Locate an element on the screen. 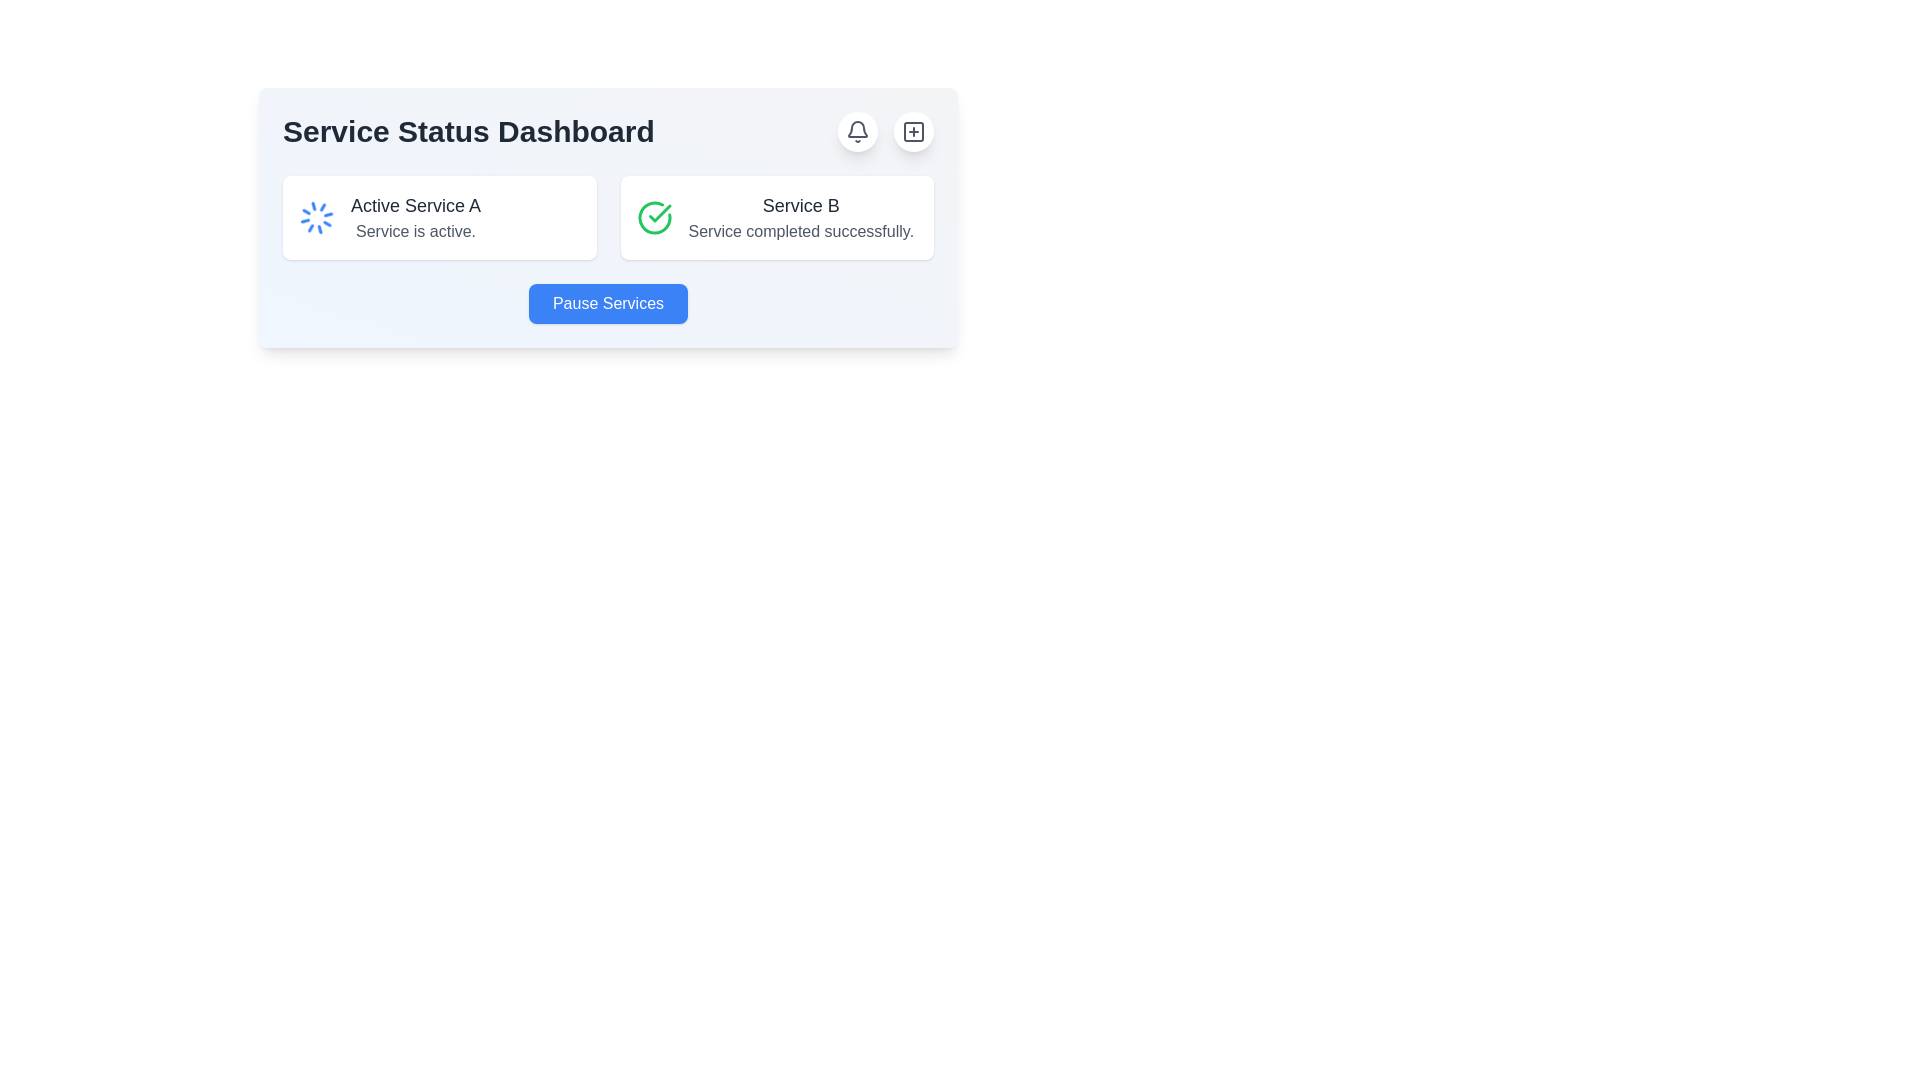 This screenshot has width=1920, height=1080. the button in the top-right corner of the dashboard, which features a square icon with a cross or plus sign is located at coordinates (912, 131).